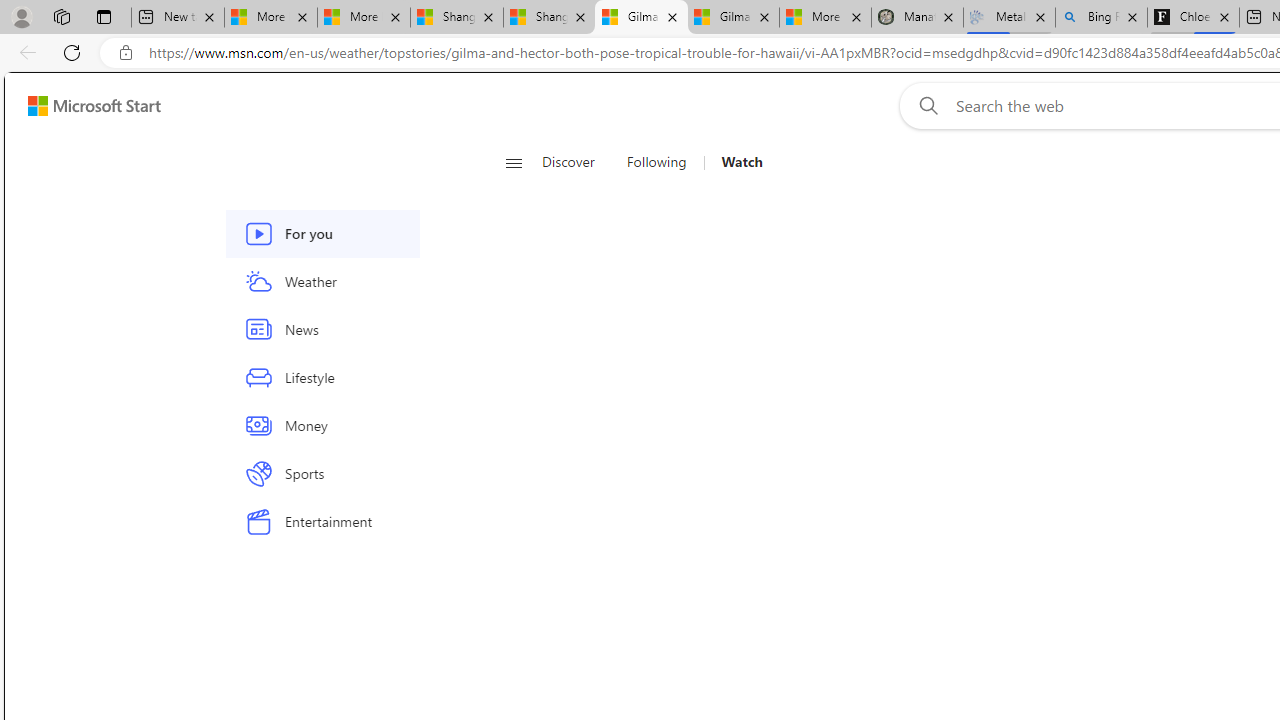 This screenshot has height=720, width=1280. What do you see at coordinates (1193, 17) in the screenshot?
I see `'Chloe Sorvino'` at bounding box center [1193, 17].